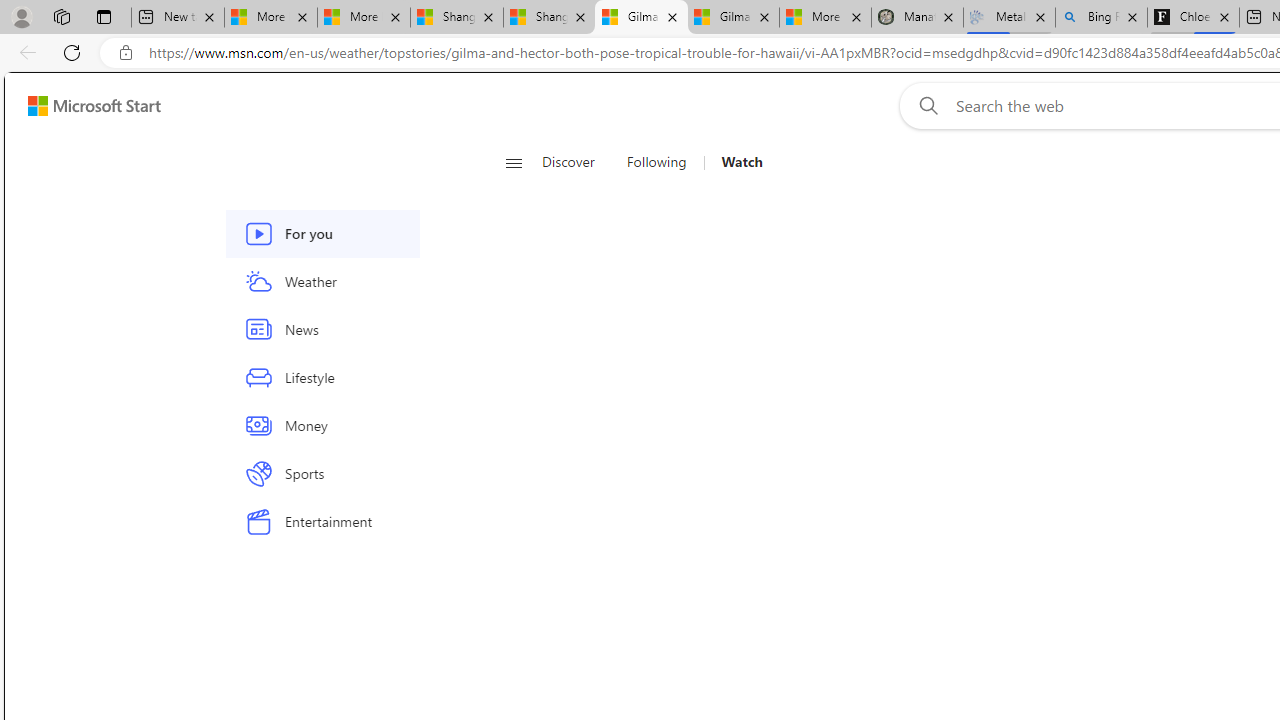 This screenshot has height=720, width=1280. What do you see at coordinates (1193, 17) in the screenshot?
I see `'Chloe Sorvino'` at bounding box center [1193, 17].